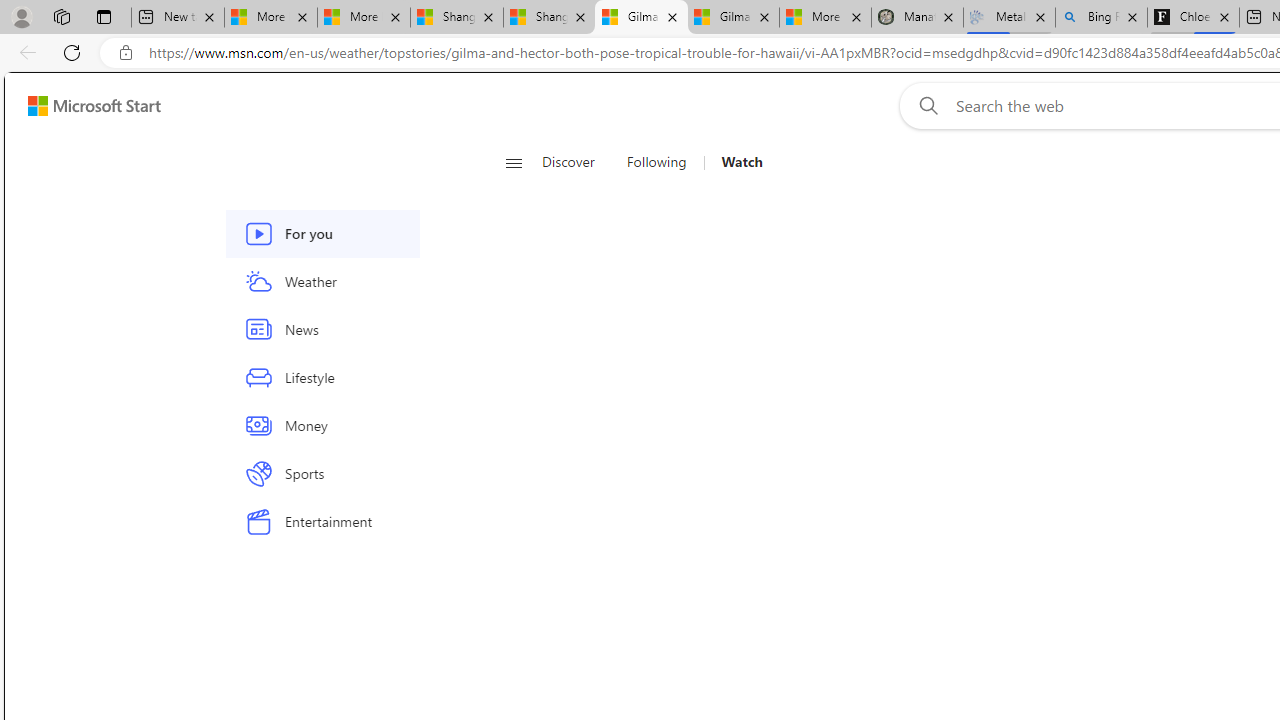 This screenshot has height=720, width=1280. What do you see at coordinates (1193, 17) in the screenshot?
I see `'Chloe Sorvino'` at bounding box center [1193, 17].